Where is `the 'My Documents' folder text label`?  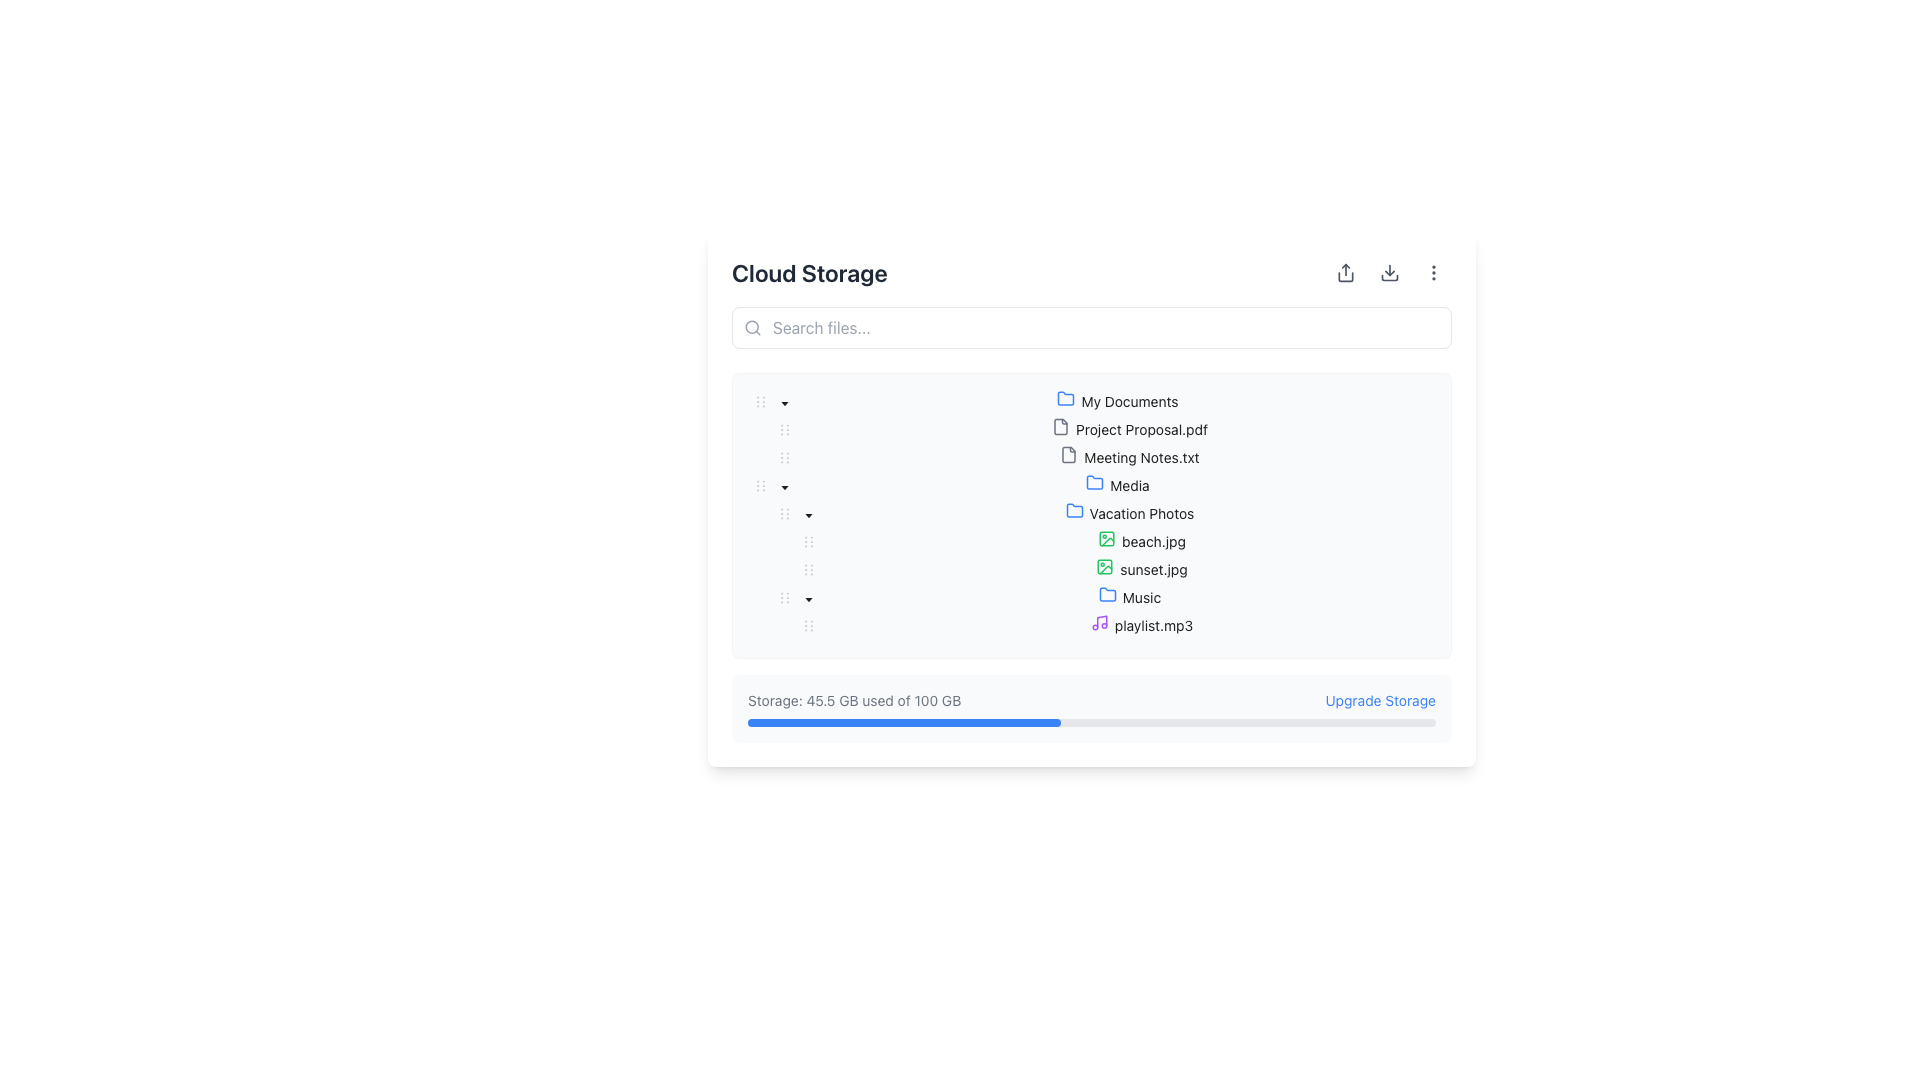 the 'My Documents' folder text label is located at coordinates (1129, 401).